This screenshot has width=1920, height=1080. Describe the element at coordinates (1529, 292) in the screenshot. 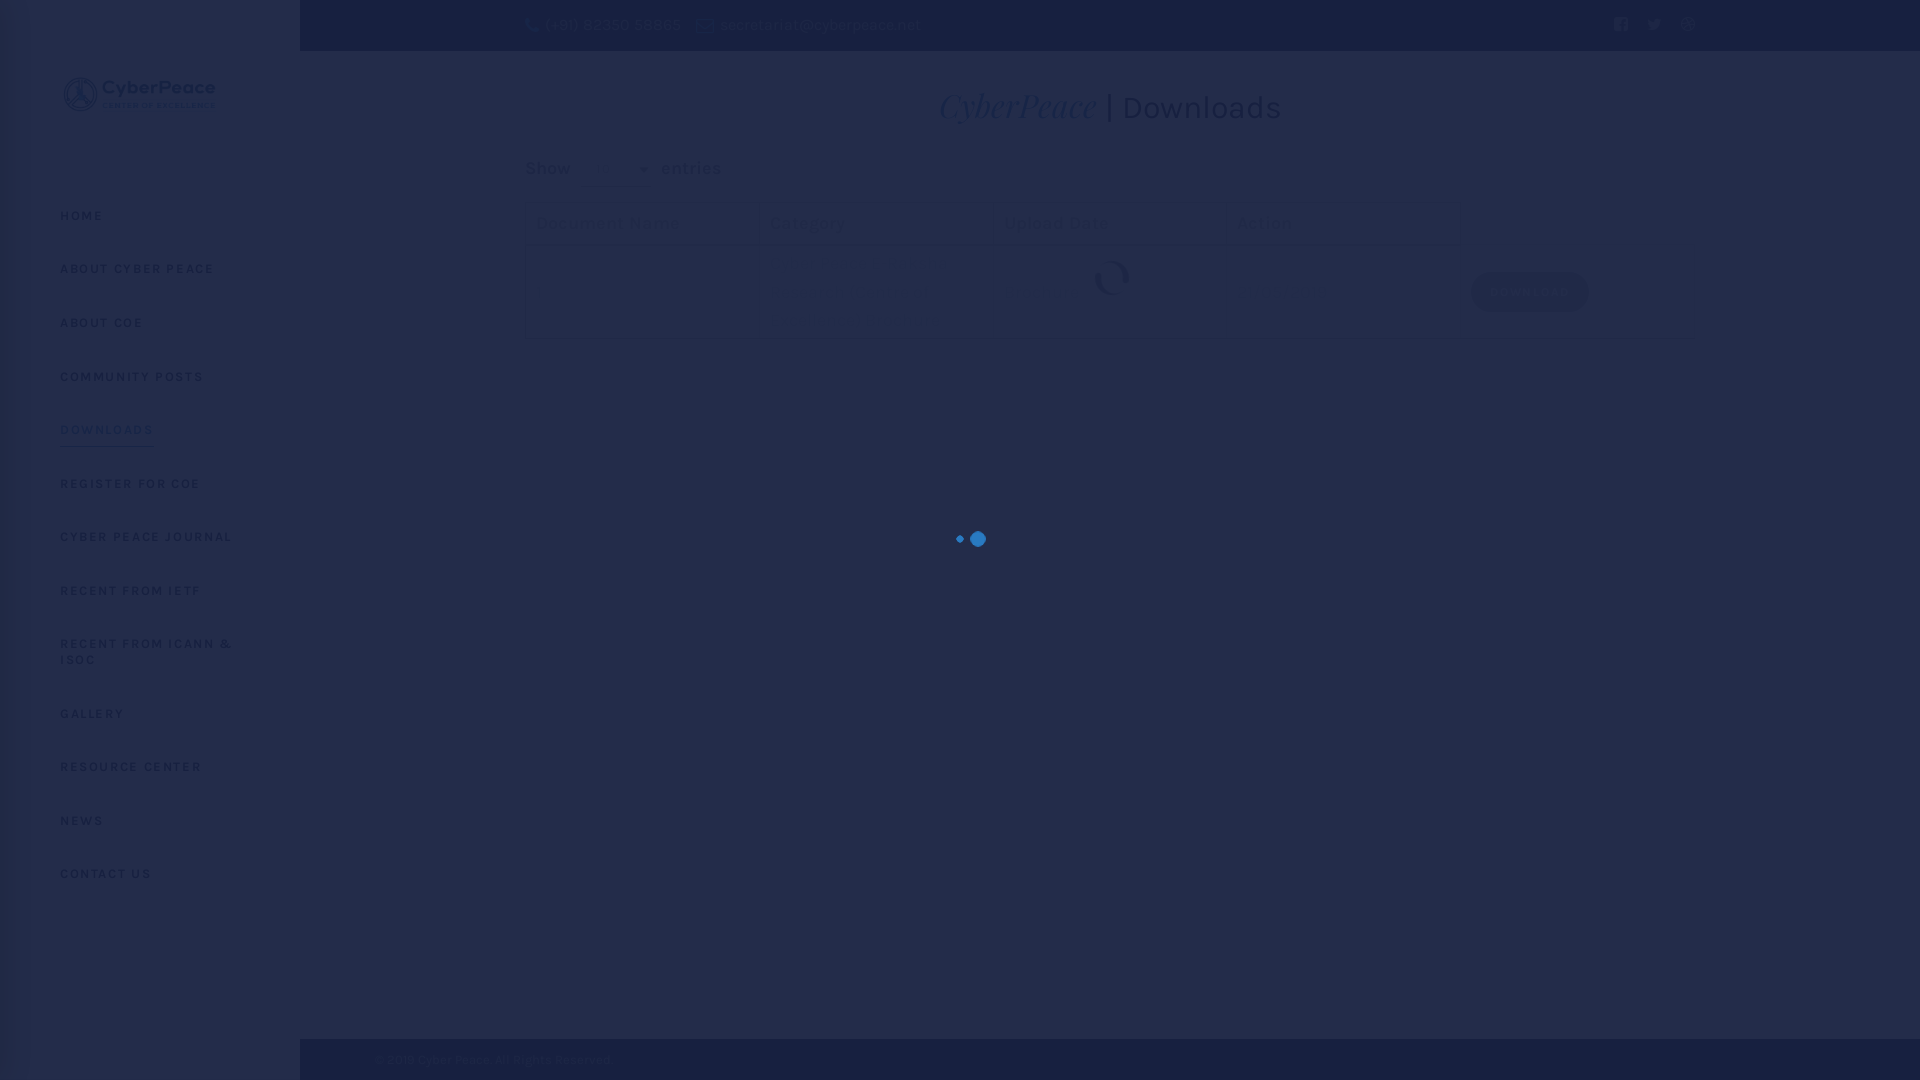

I see `'DOWNLOAD'` at that location.